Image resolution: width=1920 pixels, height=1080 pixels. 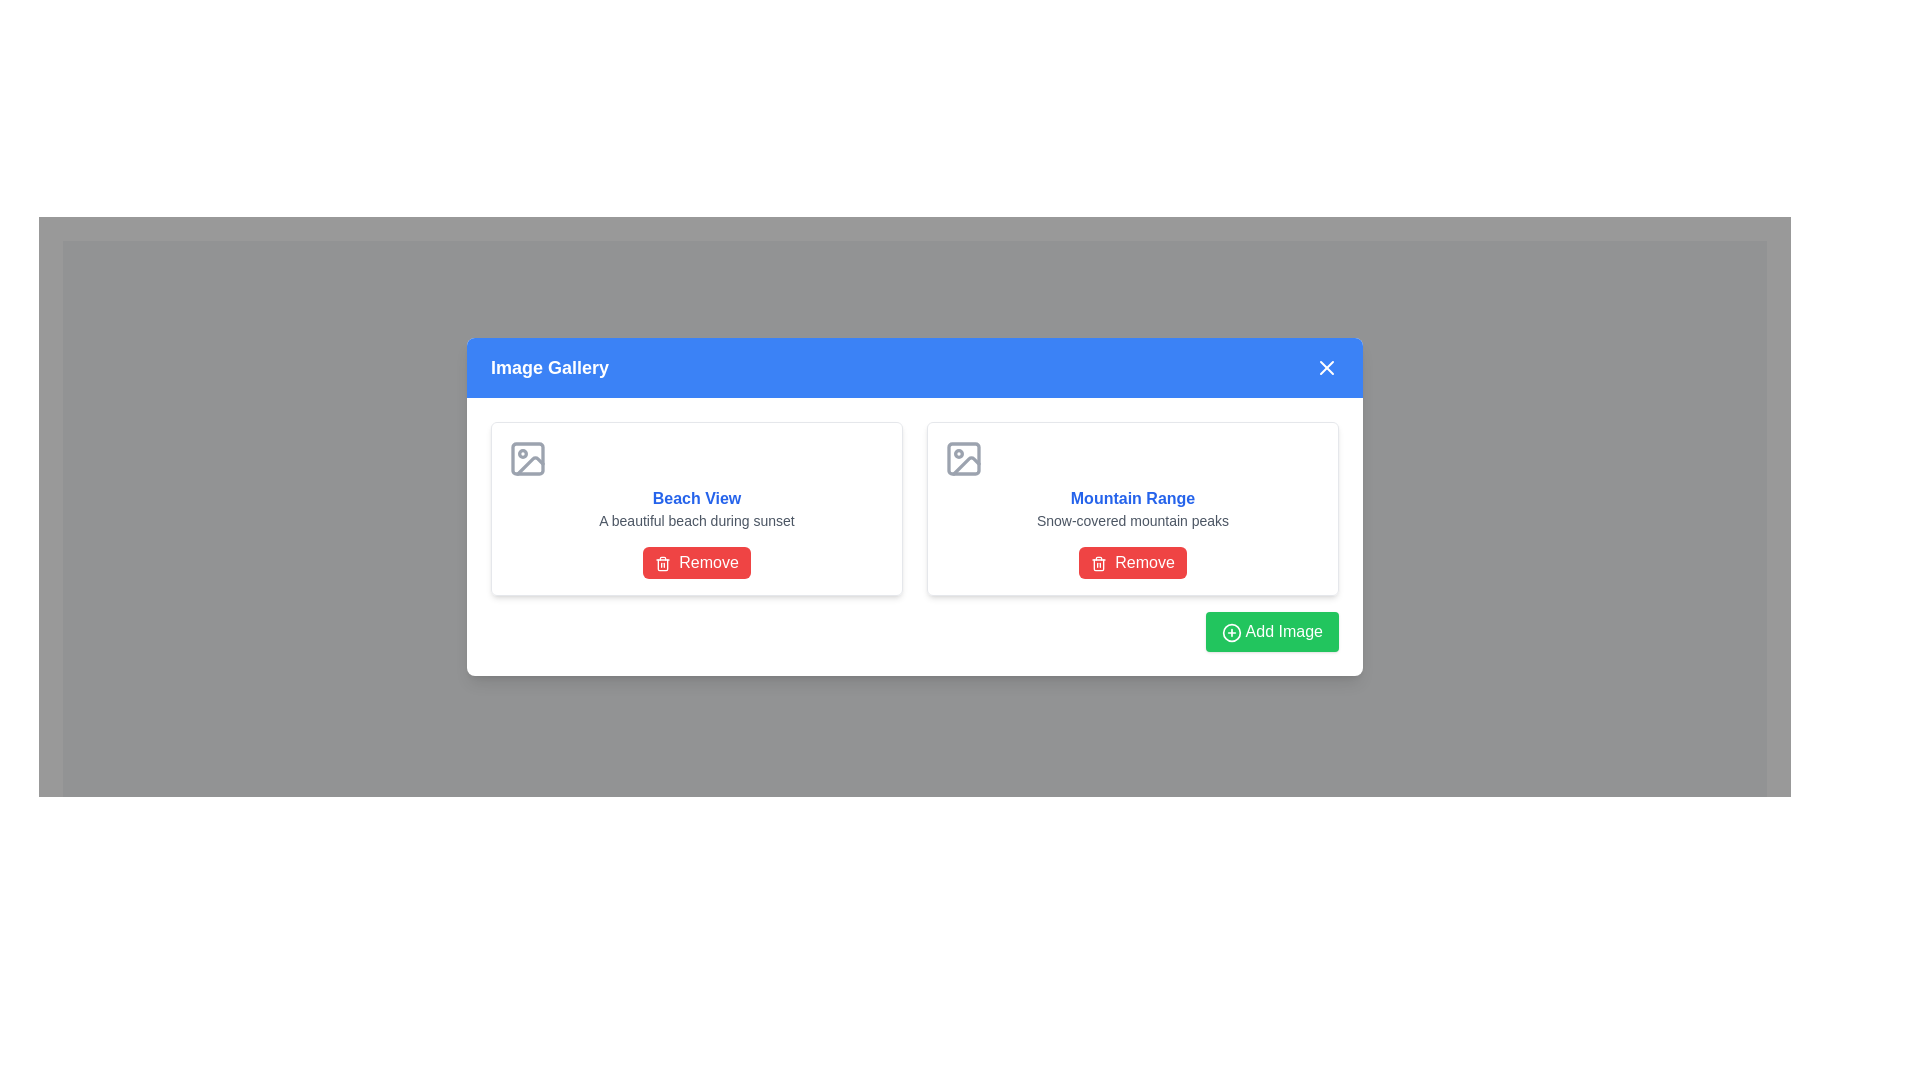 I want to click on the close button located in the top-right corner of the blue title bar of the image gallery dialog box, so click(x=1326, y=367).